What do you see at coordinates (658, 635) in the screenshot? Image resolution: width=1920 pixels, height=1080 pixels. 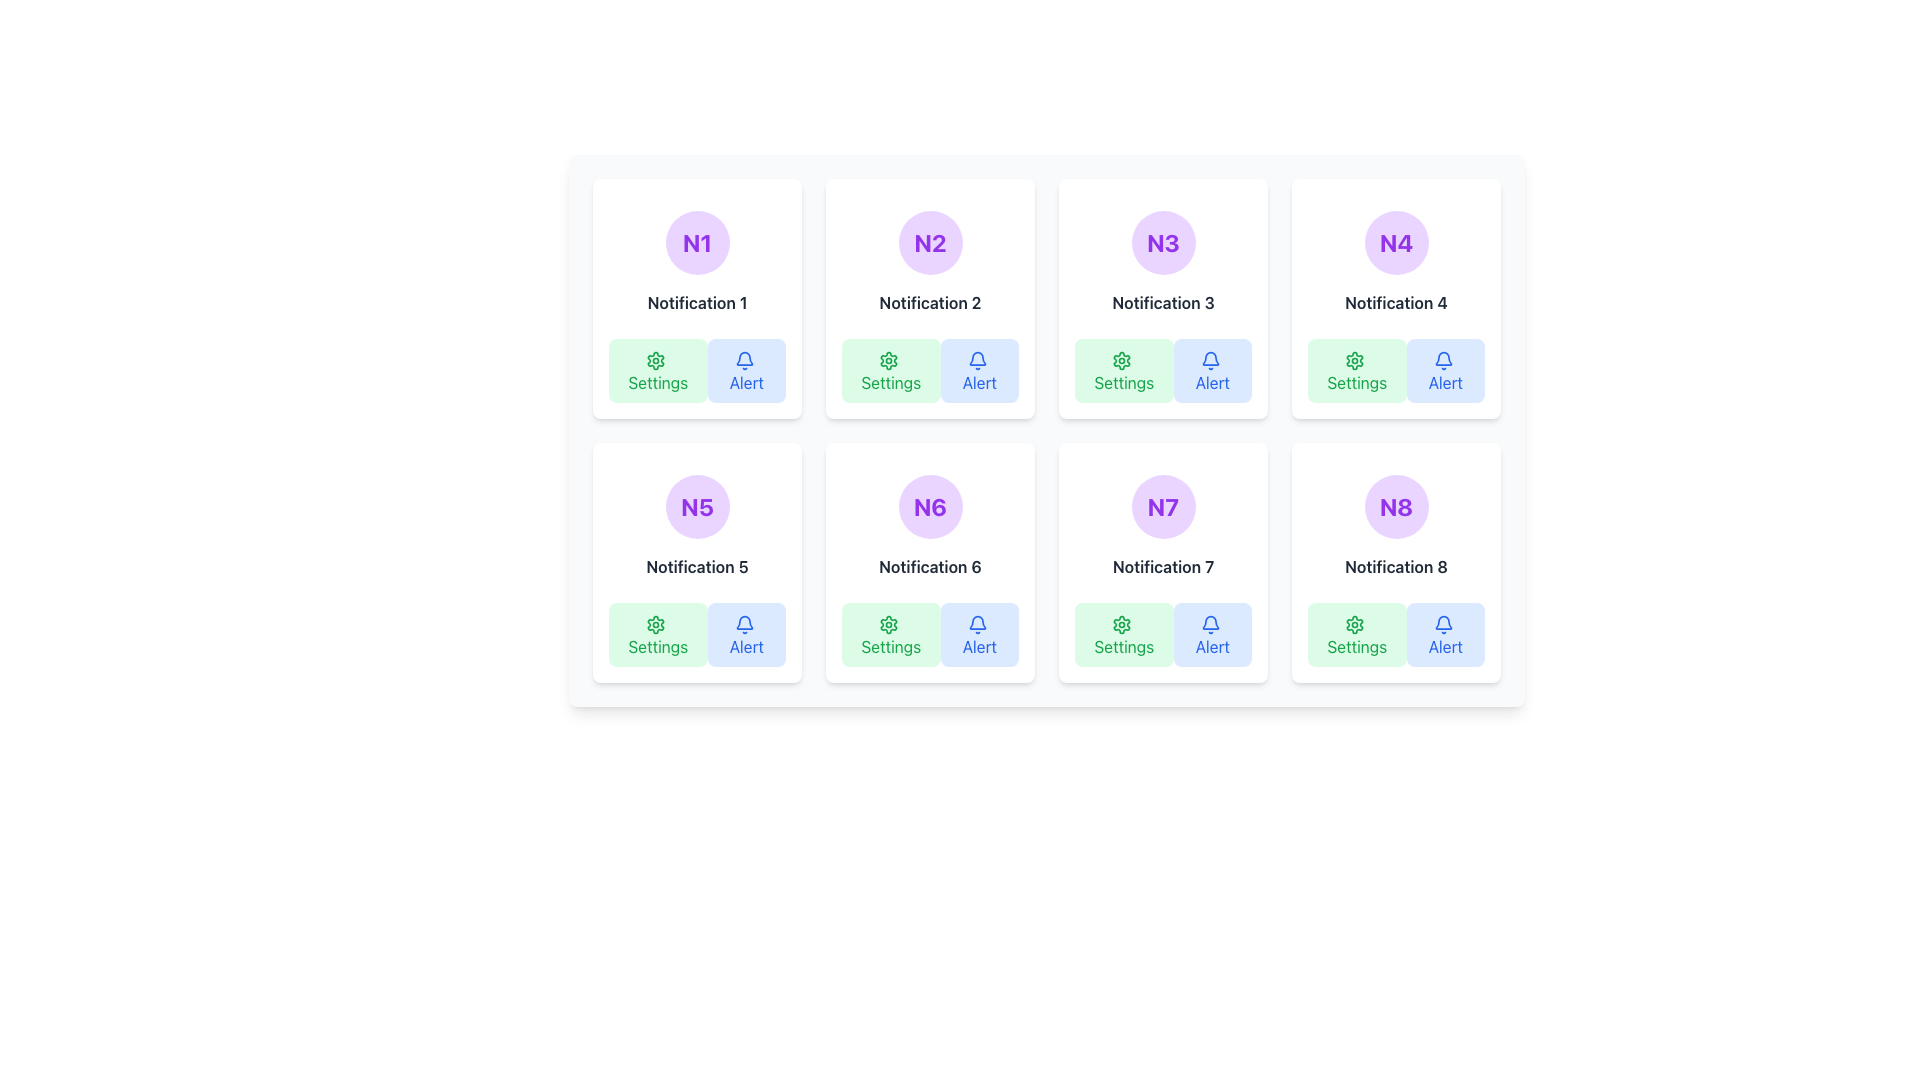 I see `the 'Settings' button with a light green background and dark green text located in the lower-left corner of 'Notification 5'` at bounding box center [658, 635].